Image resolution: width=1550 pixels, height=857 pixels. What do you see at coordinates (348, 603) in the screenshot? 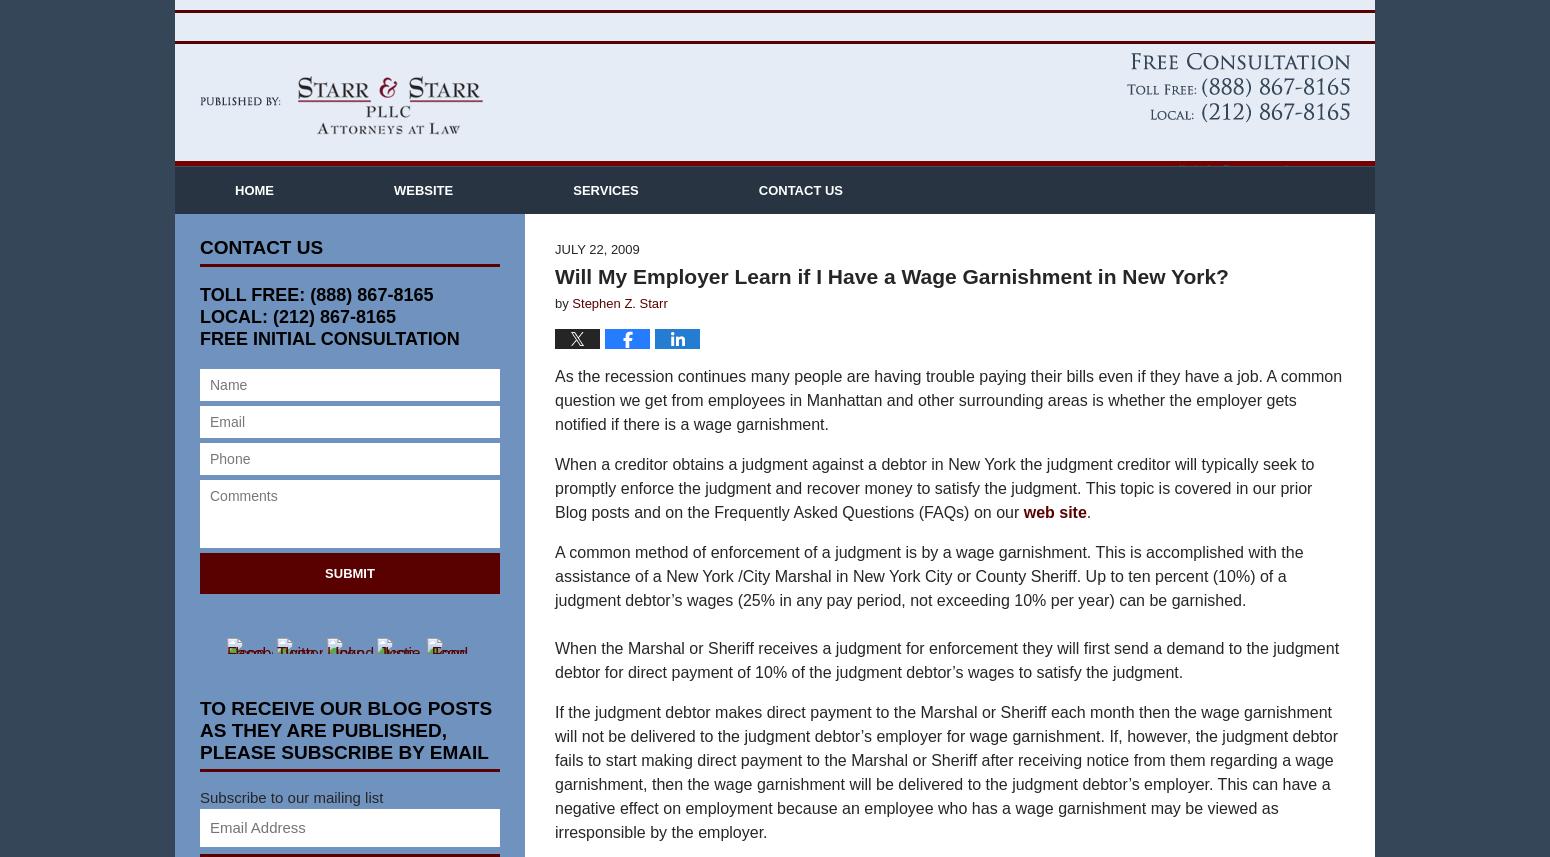
I see `'Submit'` at bounding box center [348, 603].